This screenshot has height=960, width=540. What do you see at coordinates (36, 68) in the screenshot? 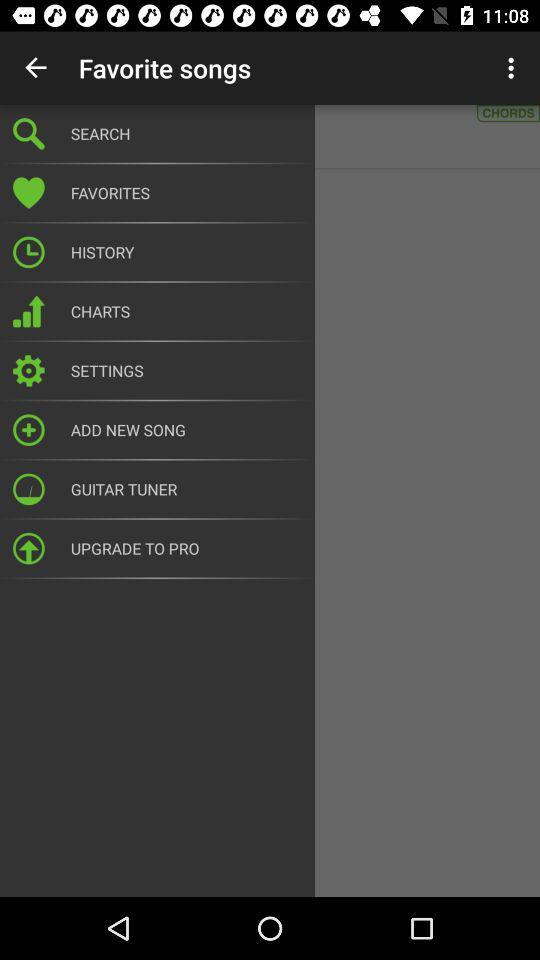
I see `icon next to the favorite songs item` at bounding box center [36, 68].